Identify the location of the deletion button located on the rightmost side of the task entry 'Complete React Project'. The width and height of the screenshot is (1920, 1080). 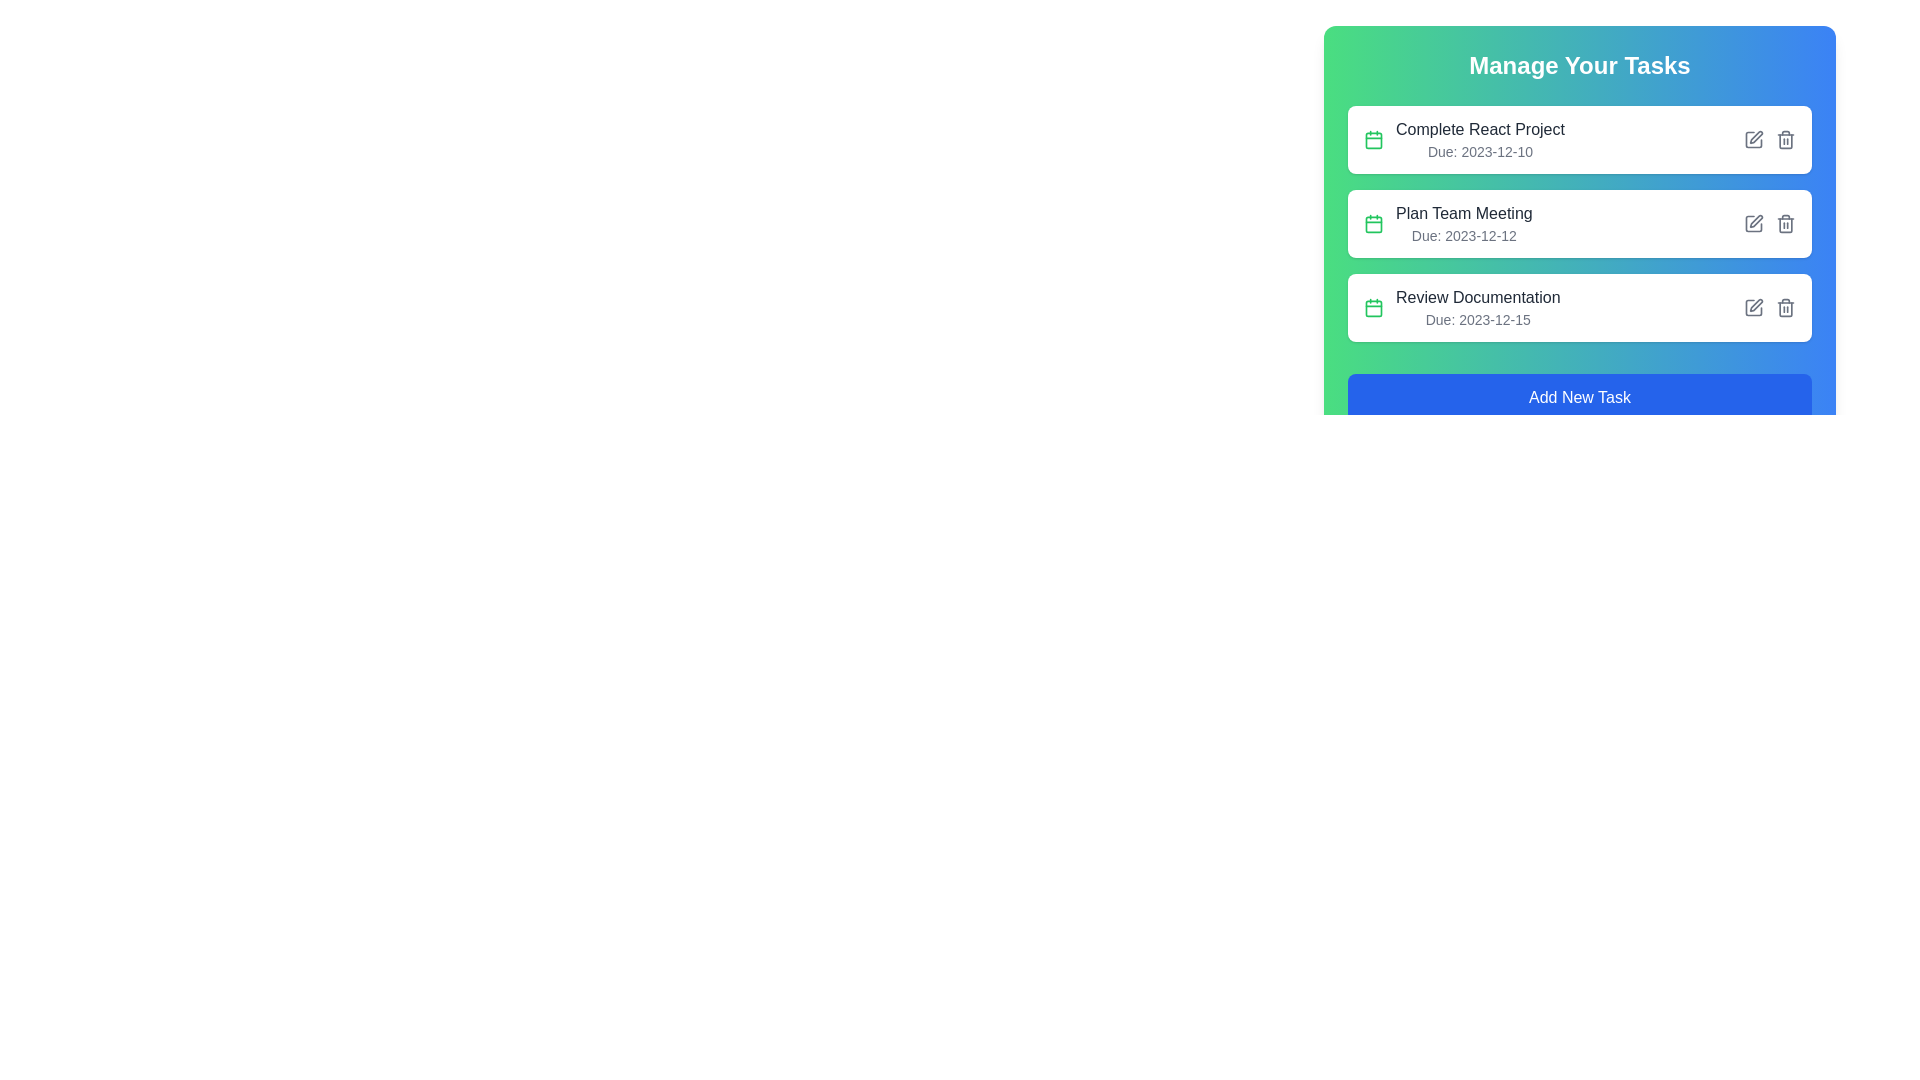
(1785, 138).